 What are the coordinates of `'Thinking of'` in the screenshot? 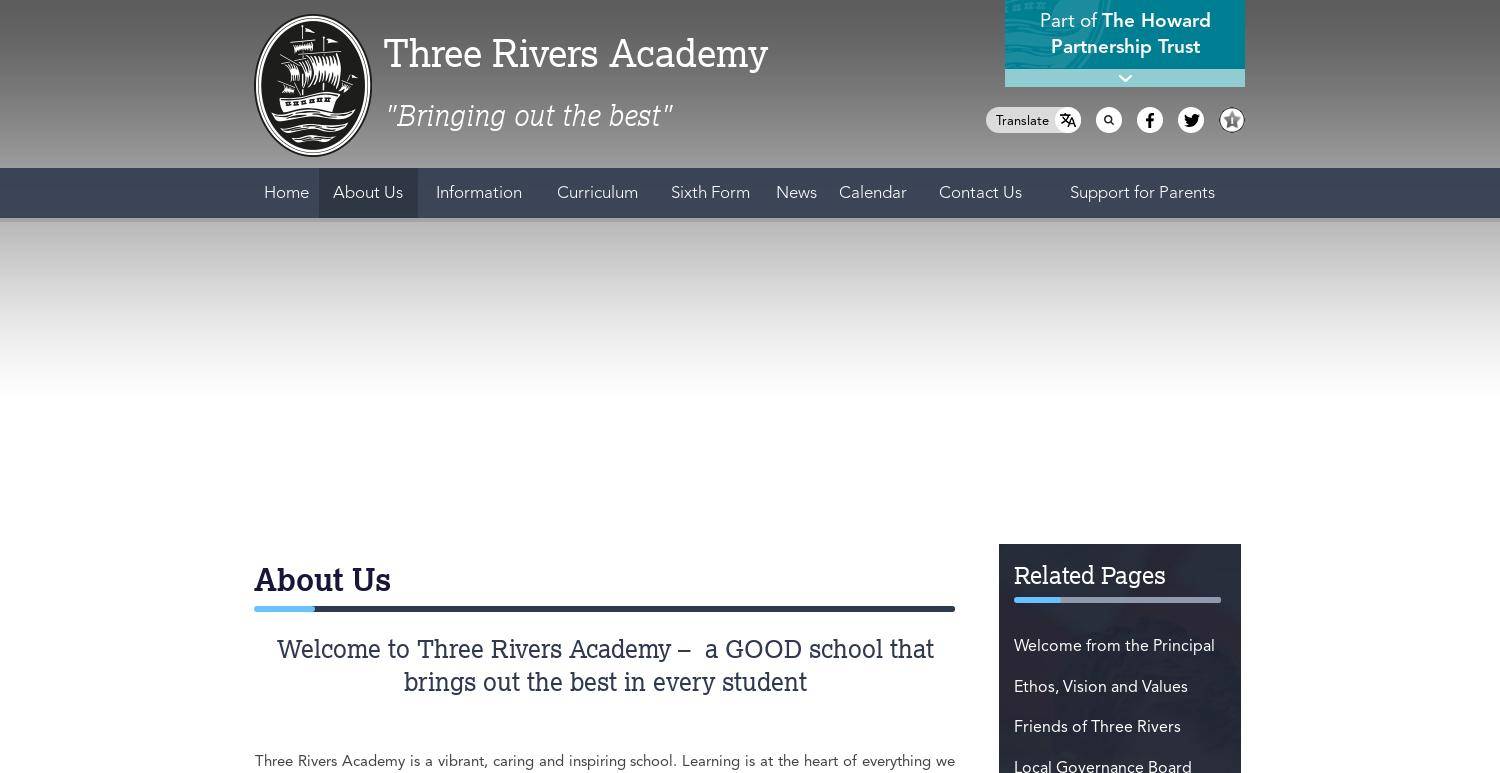 It's located at (1018, 511).